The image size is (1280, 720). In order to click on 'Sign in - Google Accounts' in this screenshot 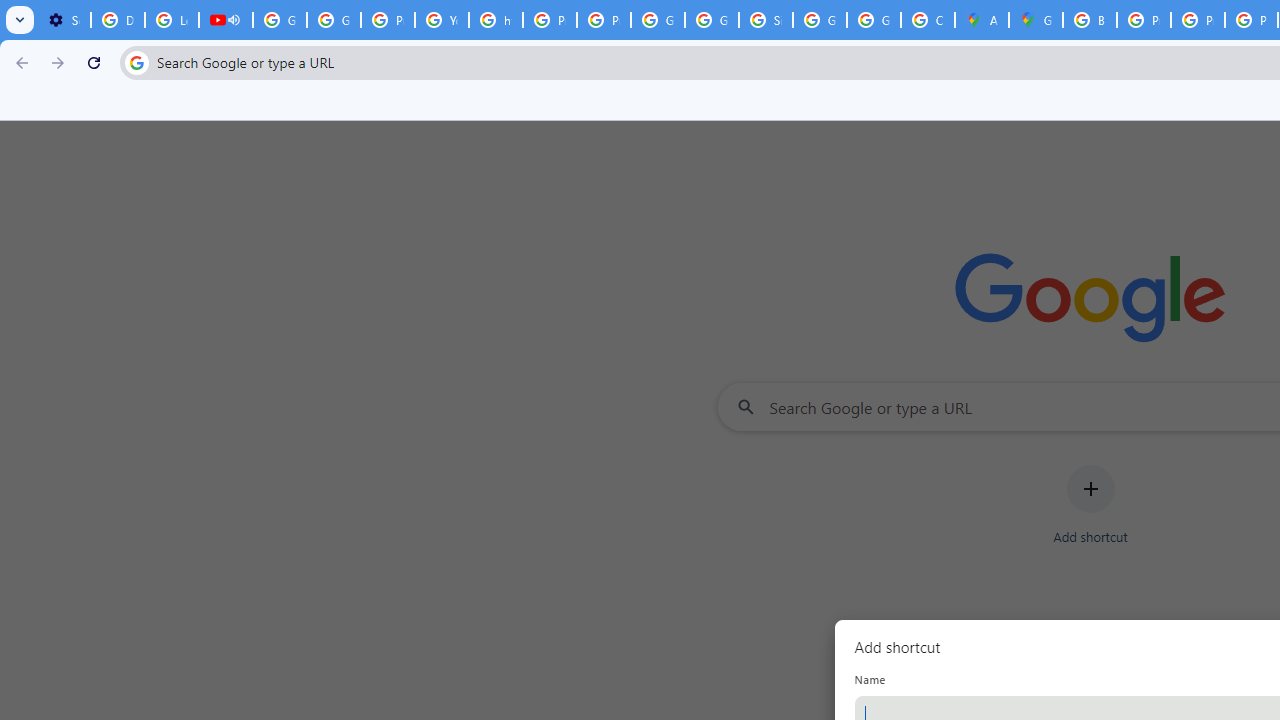, I will do `click(765, 20)`.